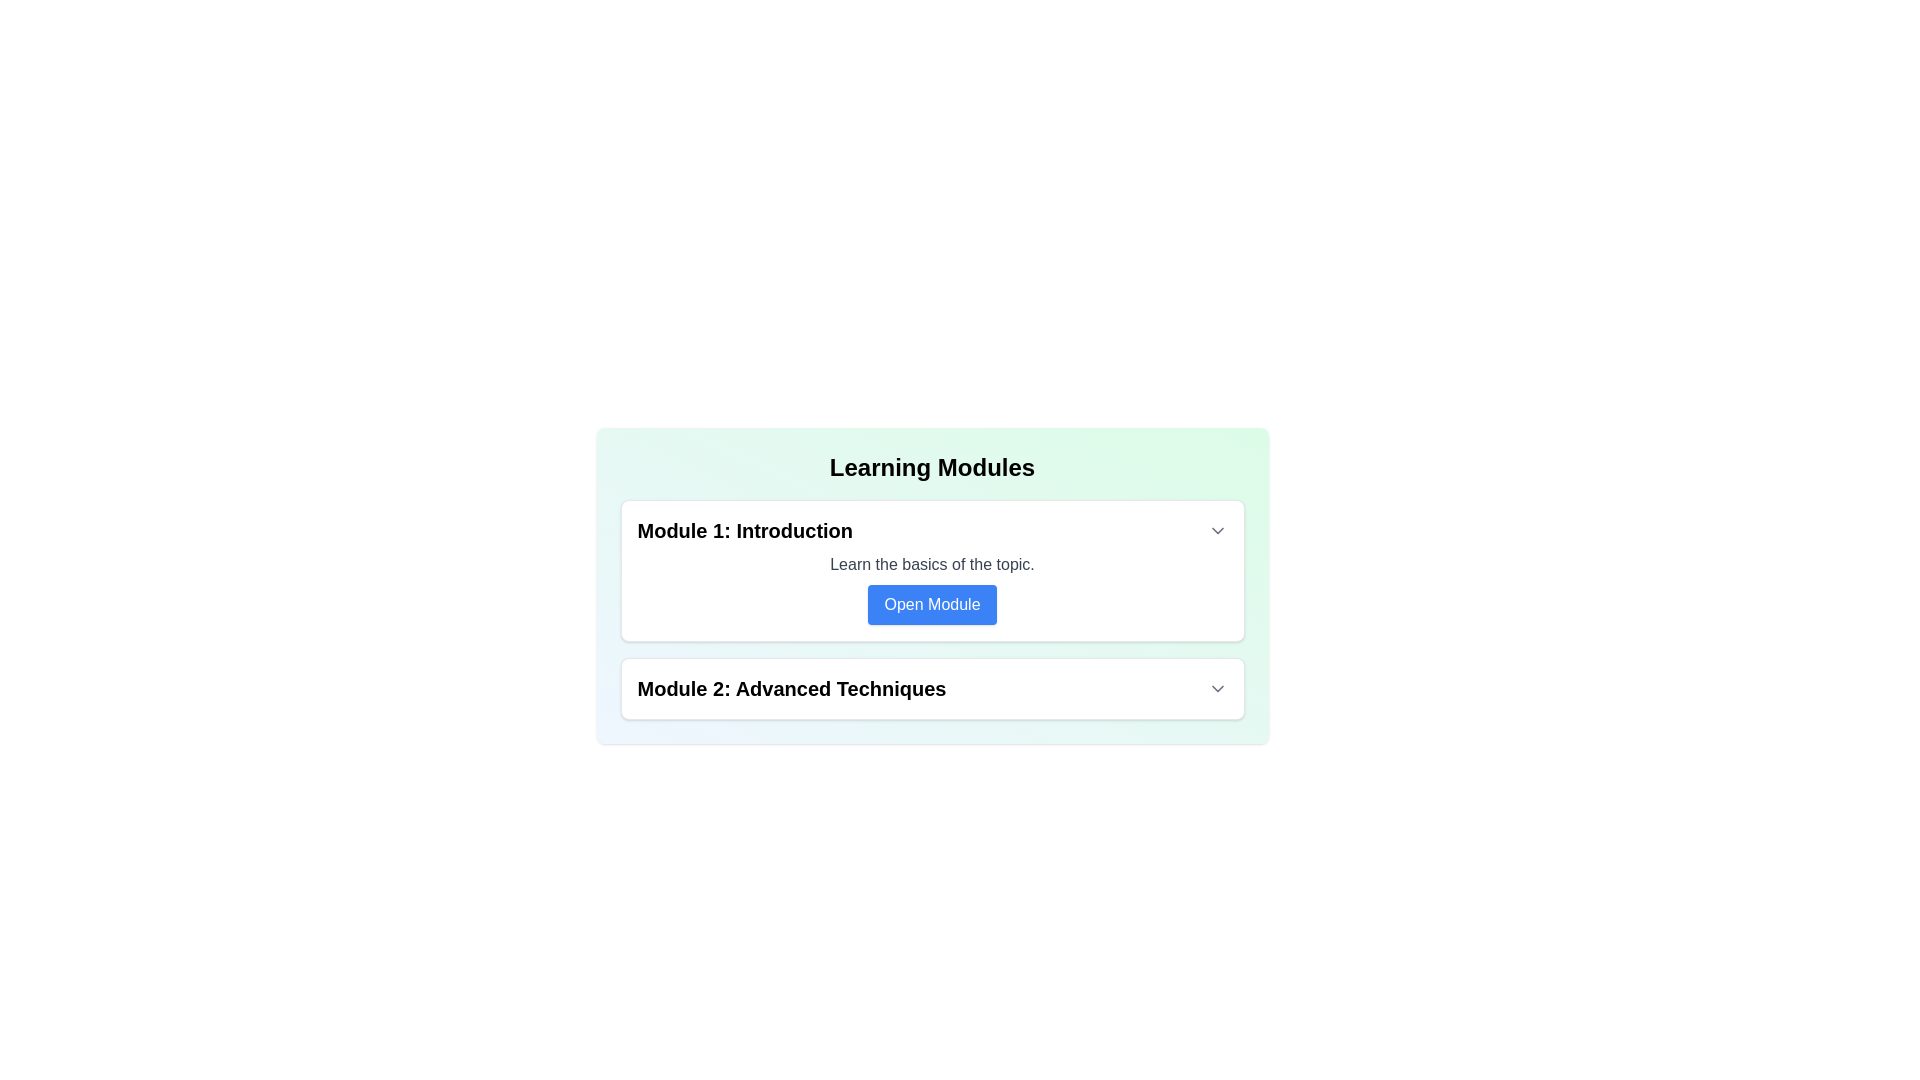 The image size is (1920, 1080). What do you see at coordinates (1216, 688) in the screenshot?
I see `the chevron-down icon button located at the rightmost end of the header for 'Module 2: Advanced Techniques' to change its appearance` at bounding box center [1216, 688].